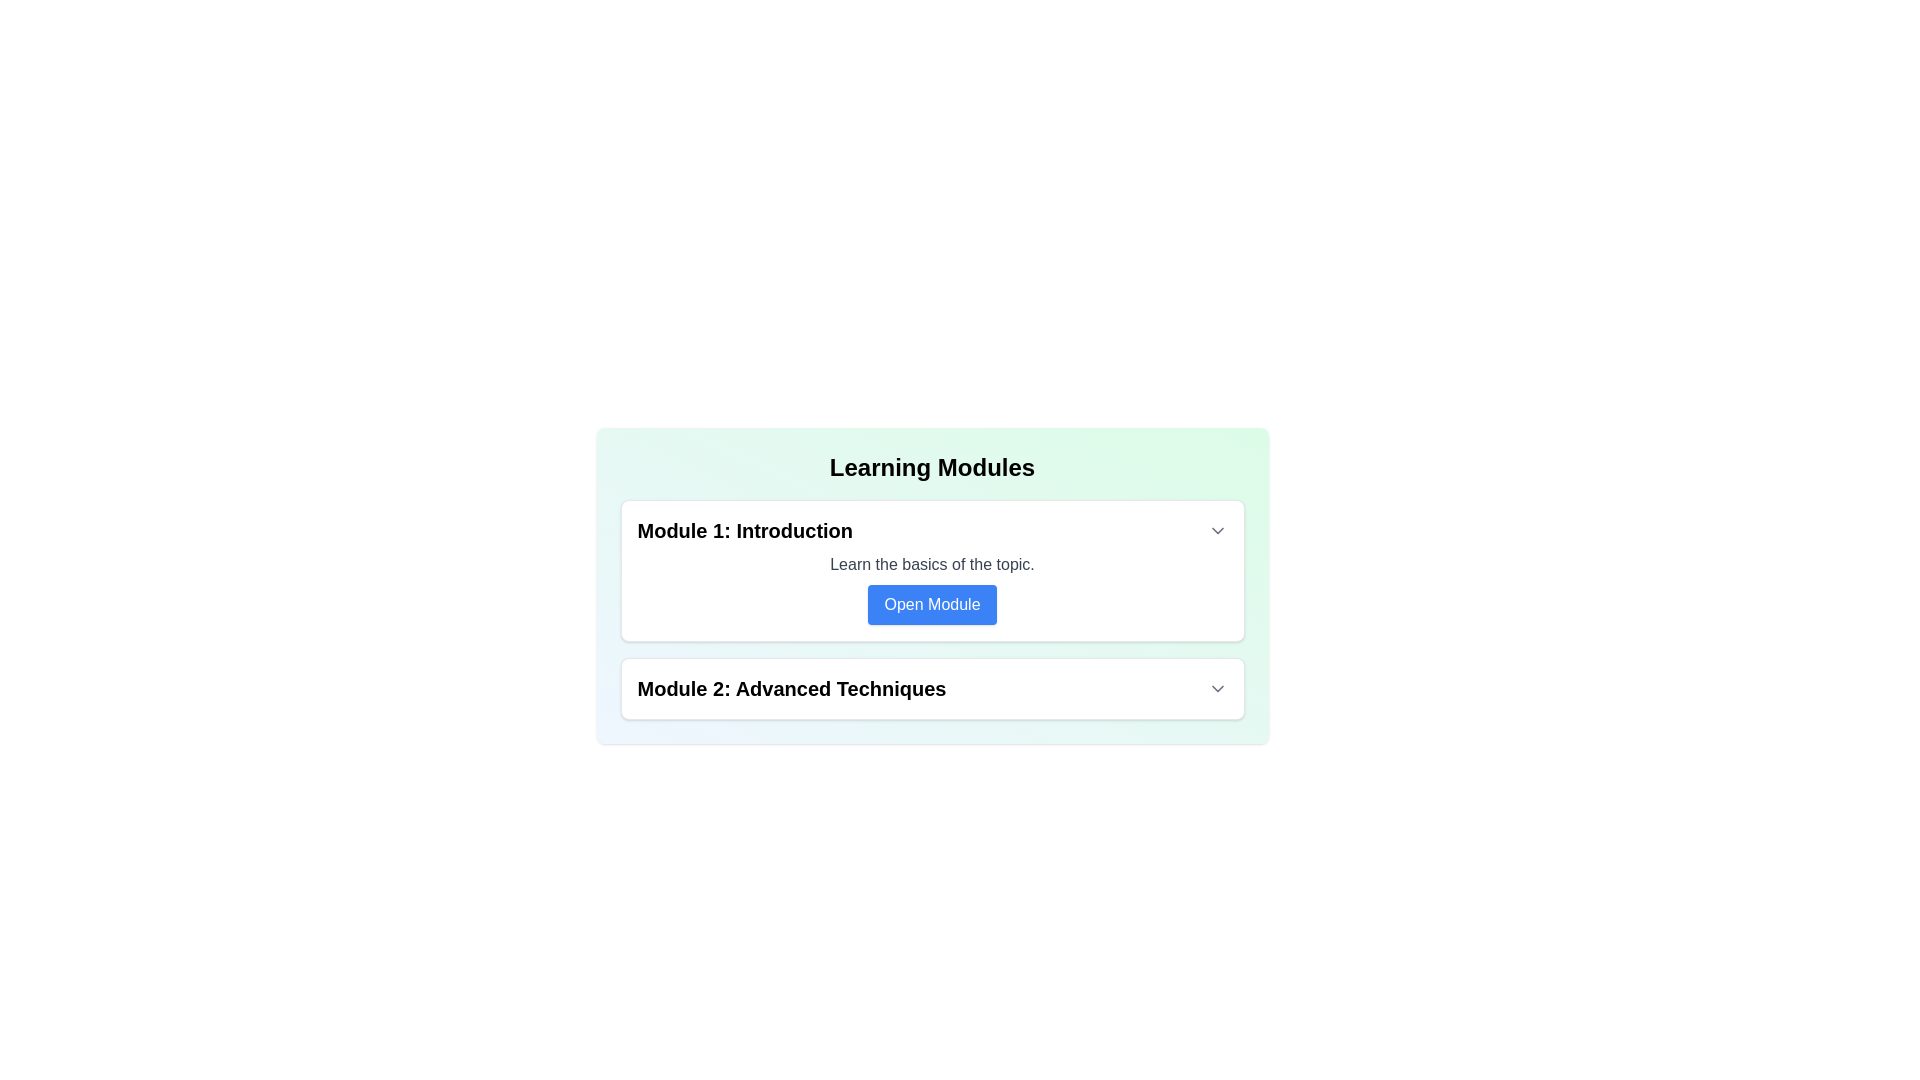 The image size is (1920, 1080). What do you see at coordinates (1216, 688) in the screenshot?
I see `the chevron-down icon button located at the rightmost end of the header for 'Module 2: Advanced Techniques' to change its appearance` at bounding box center [1216, 688].